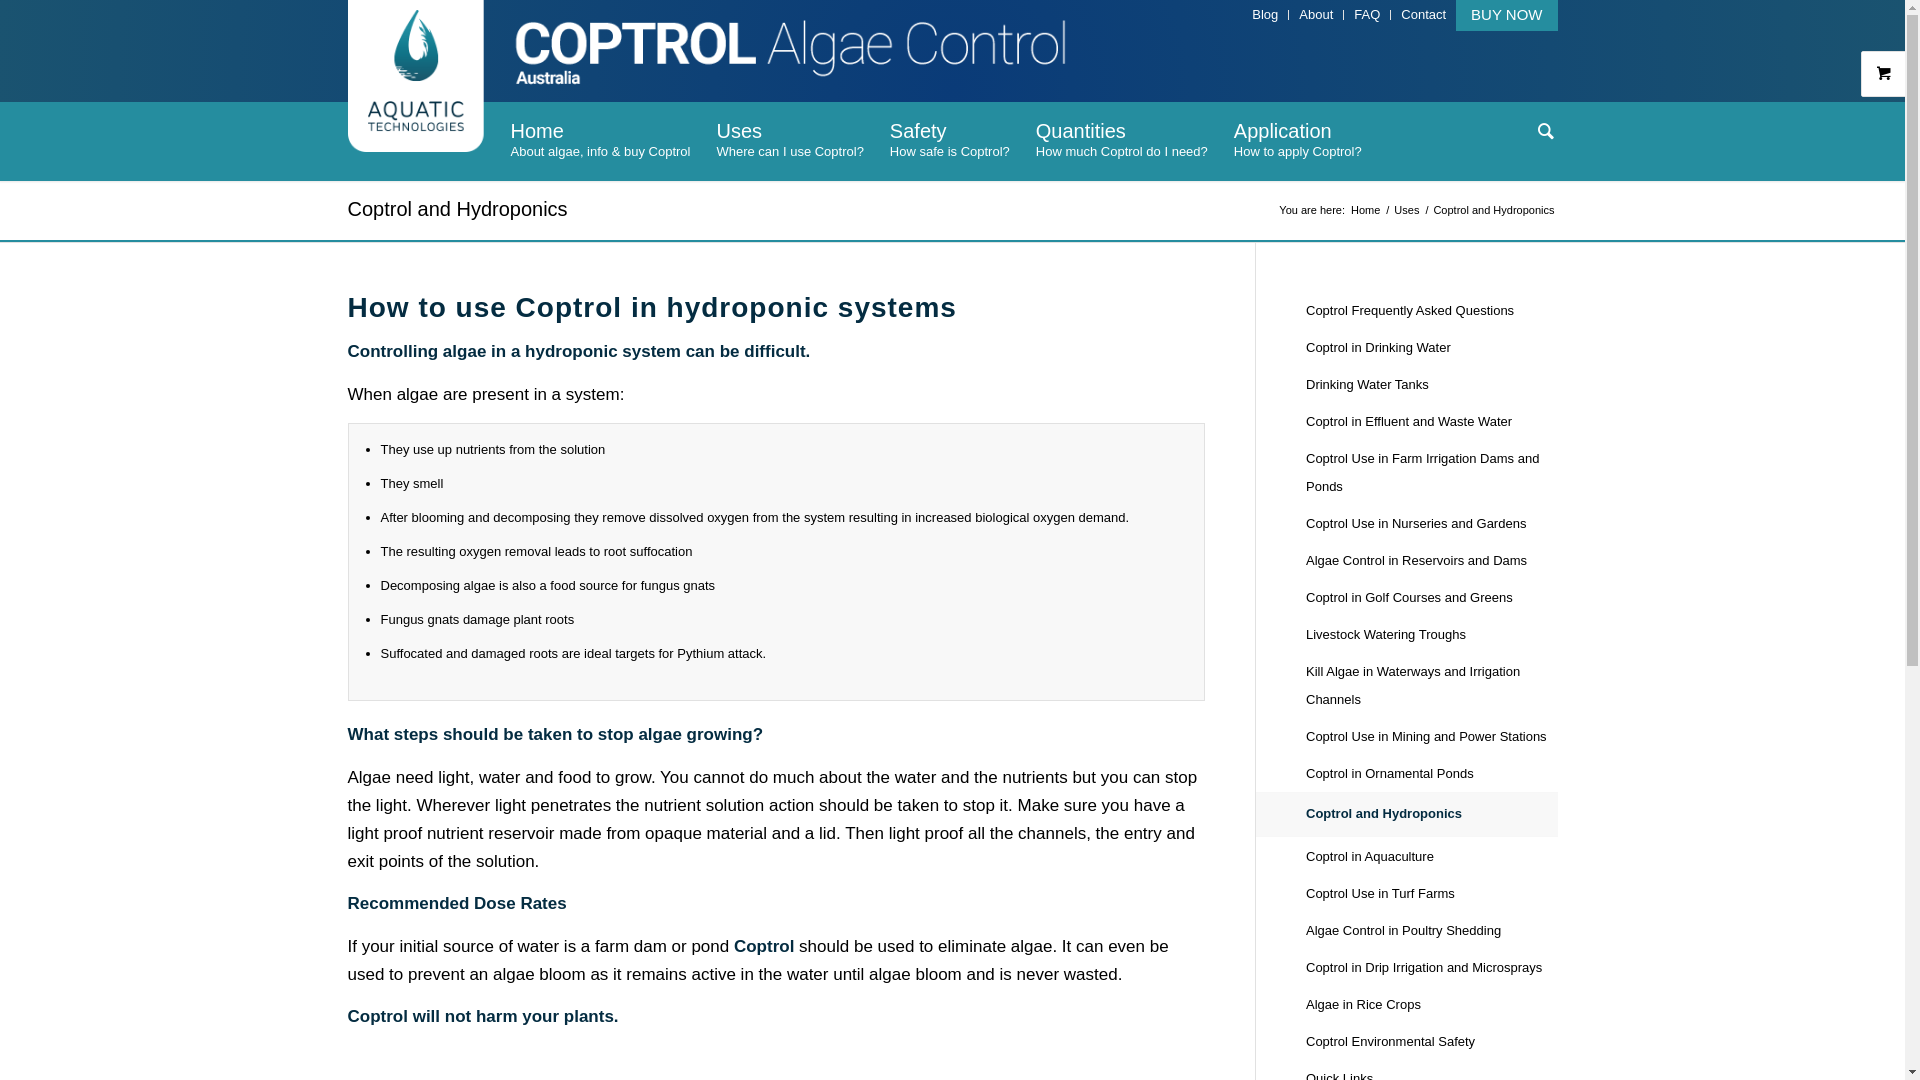 The width and height of the screenshot is (1920, 1080). What do you see at coordinates (1430, 561) in the screenshot?
I see `'Algae Control in Reservoirs and Dams'` at bounding box center [1430, 561].